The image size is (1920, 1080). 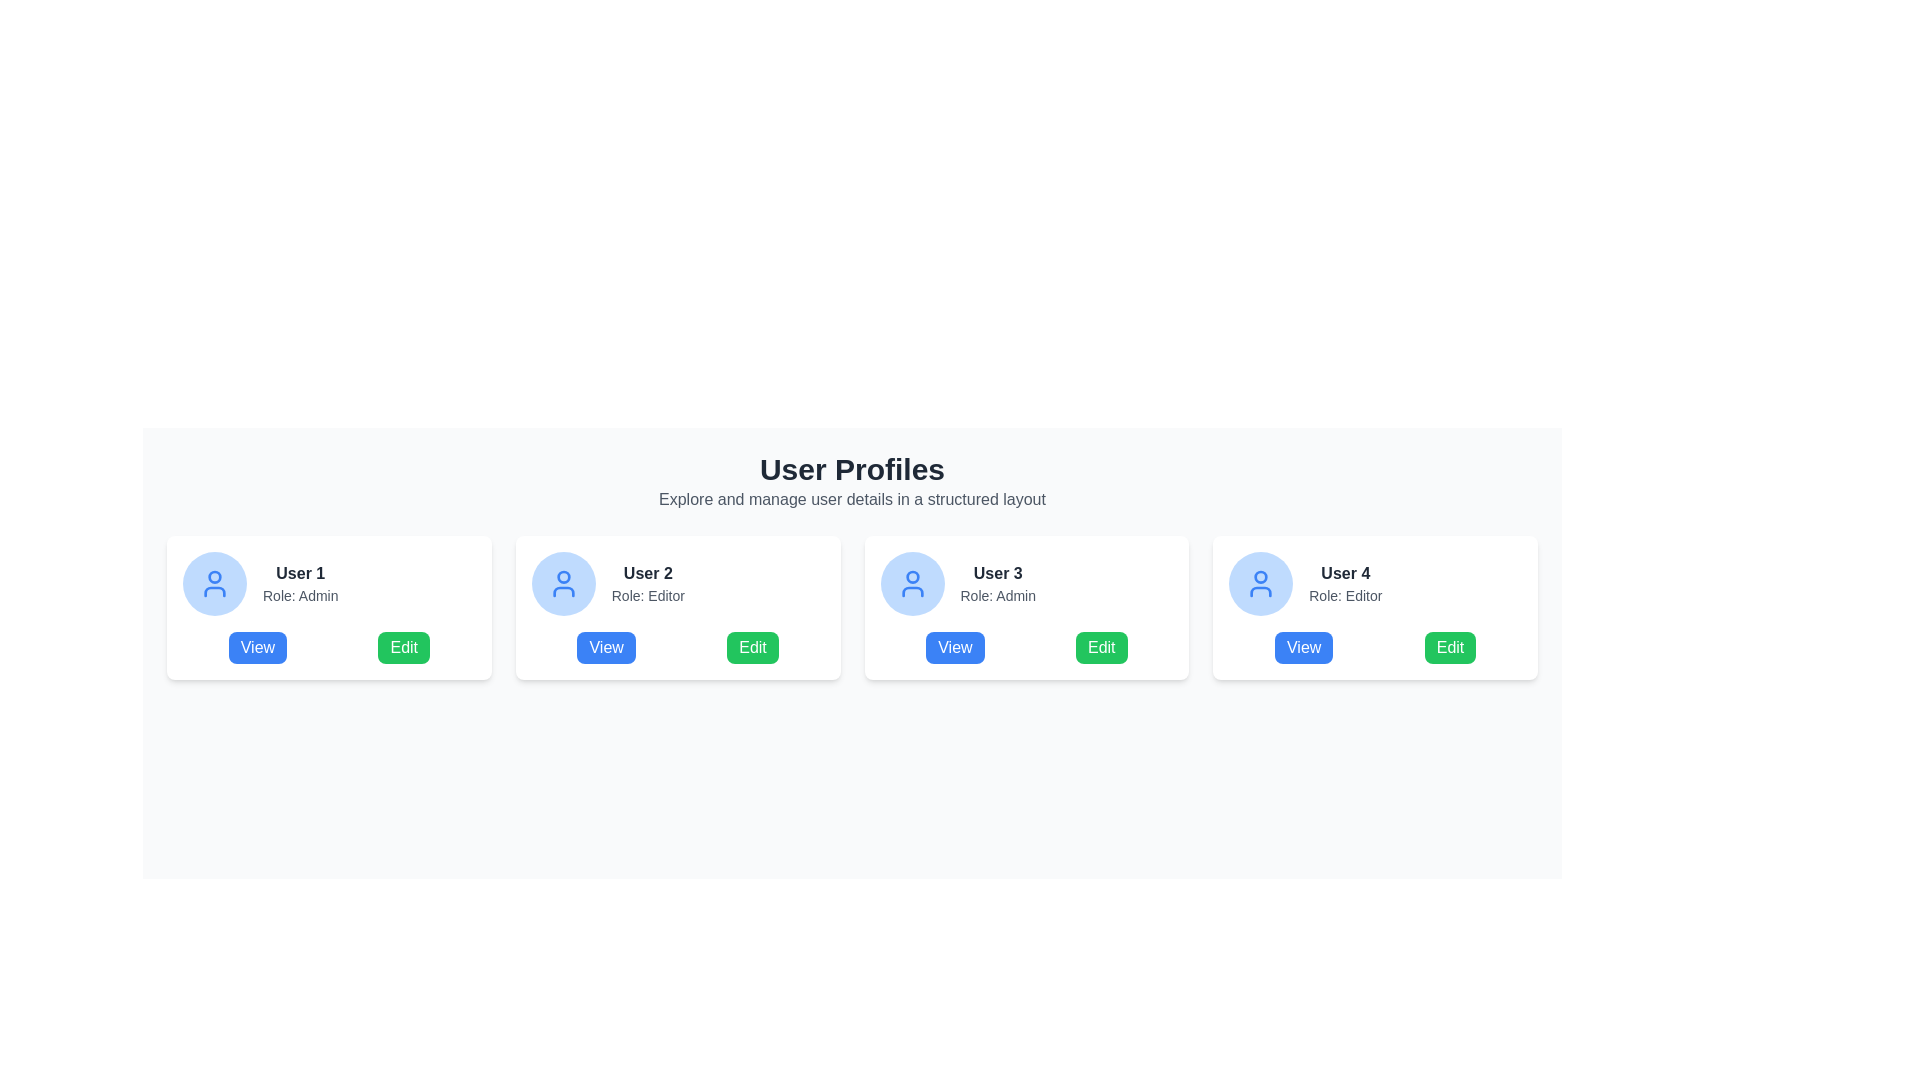 What do you see at coordinates (562, 577) in the screenshot?
I see `user avatar icon represented by the circular part within the SVG, located in the second user card from the left in the row of user profiles, using developer tools` at bounding box center [562, 577].